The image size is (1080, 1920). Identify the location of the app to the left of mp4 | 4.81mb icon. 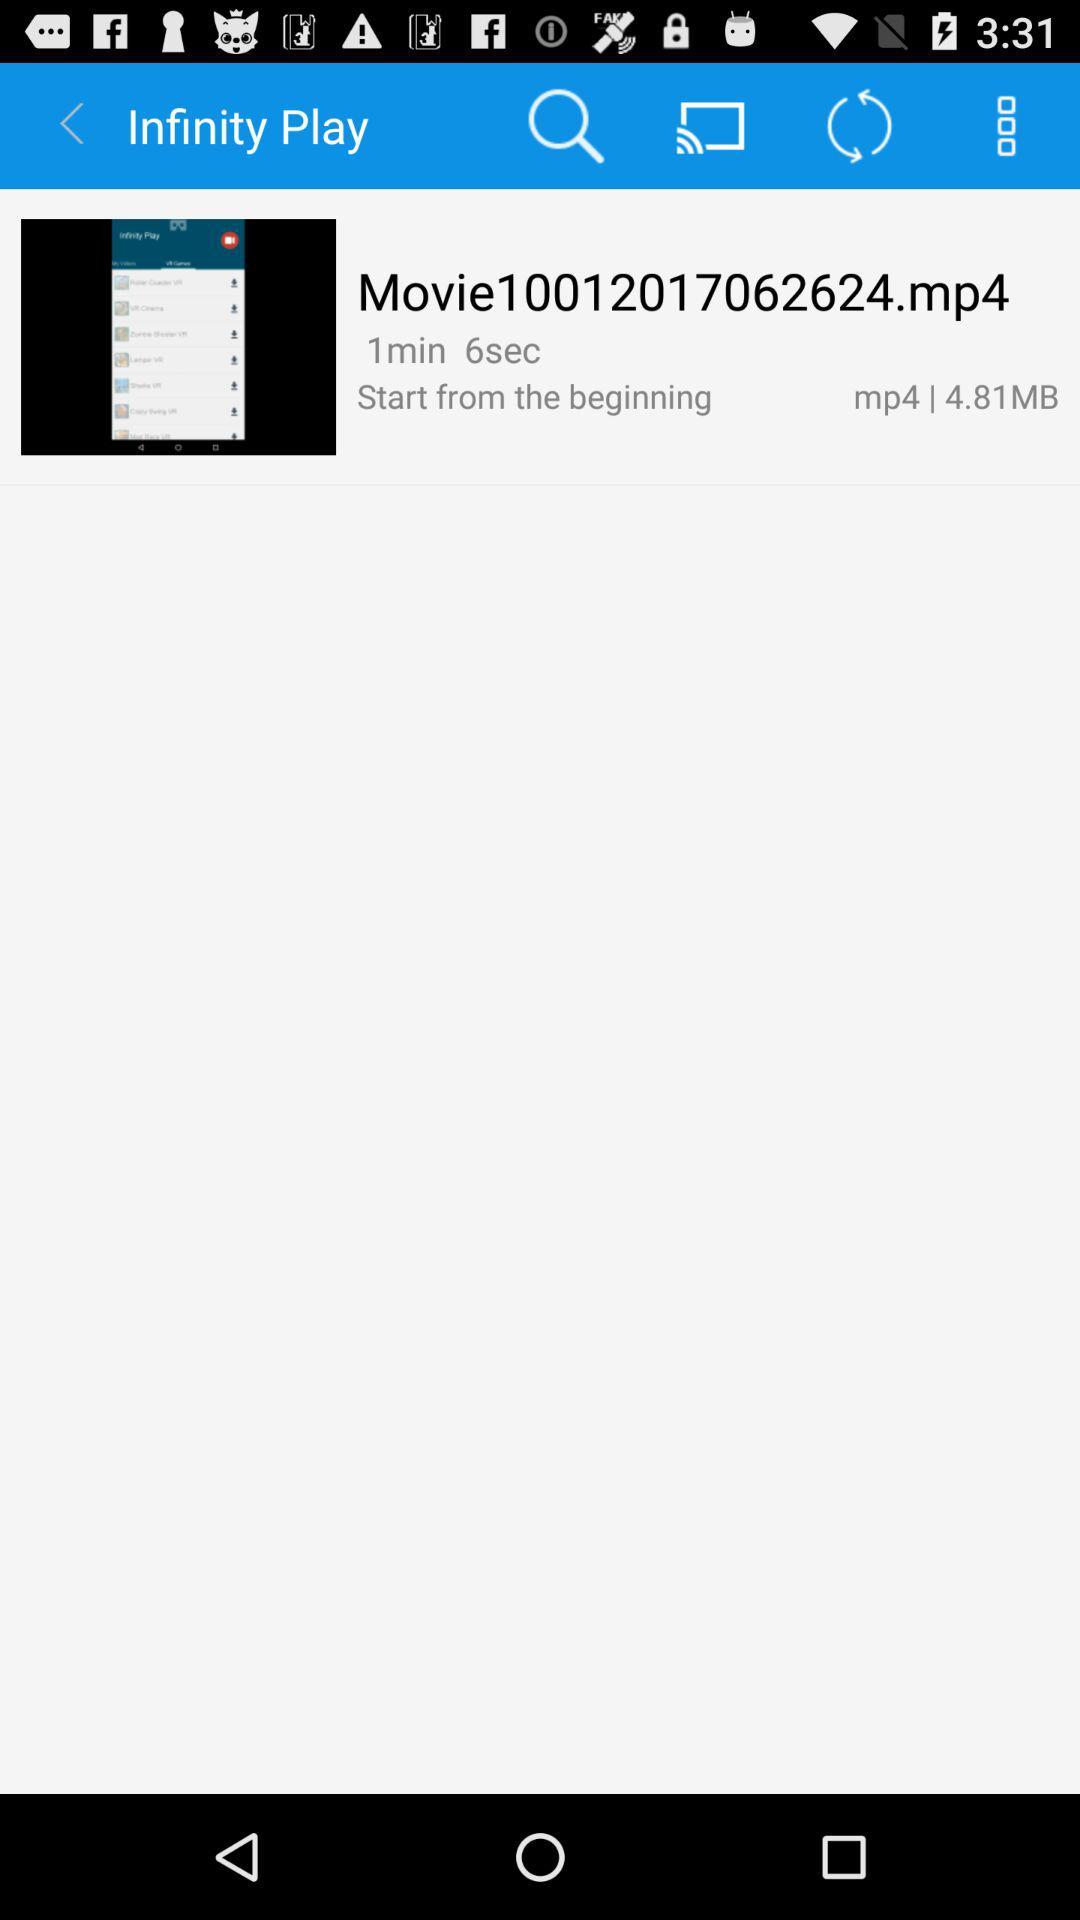
(555, 348).